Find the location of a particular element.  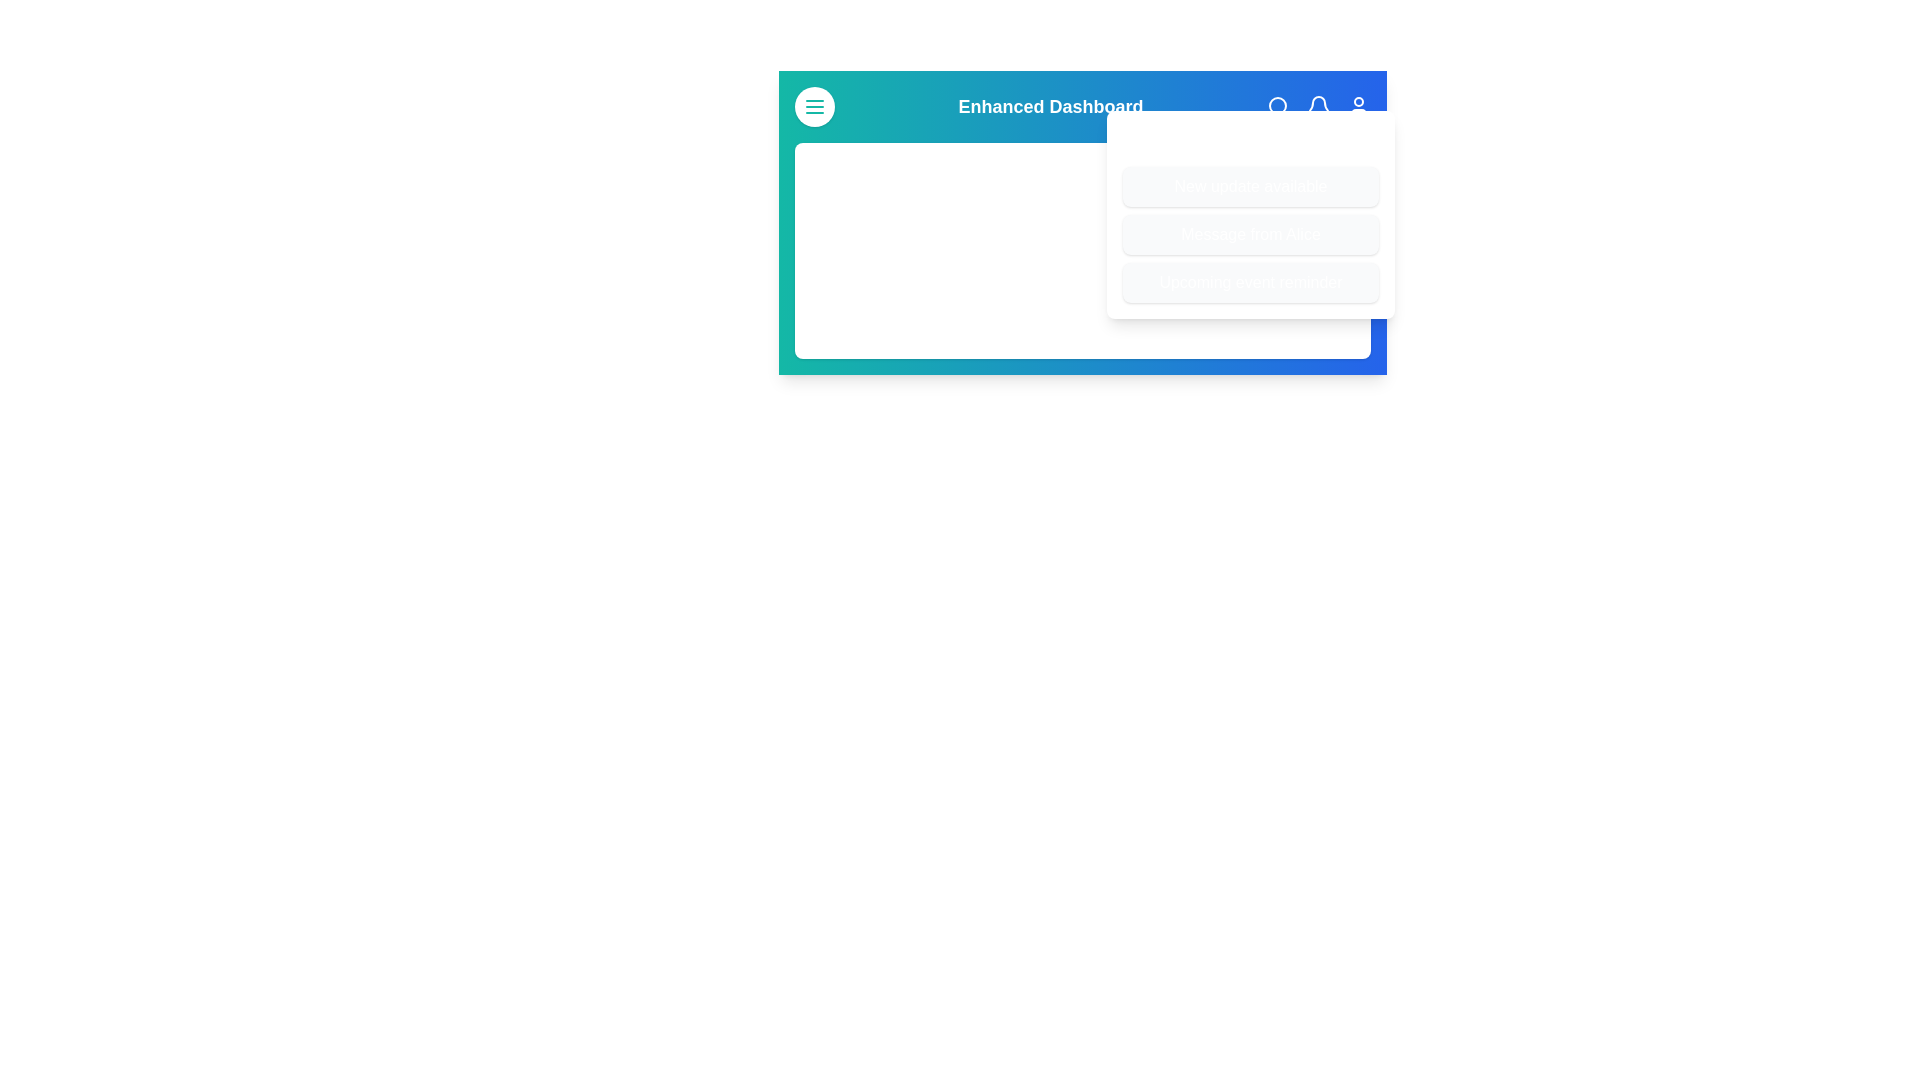

the notification bell icon to toggle the visibility of the notifications panel is located at coordinates (1318, 107).